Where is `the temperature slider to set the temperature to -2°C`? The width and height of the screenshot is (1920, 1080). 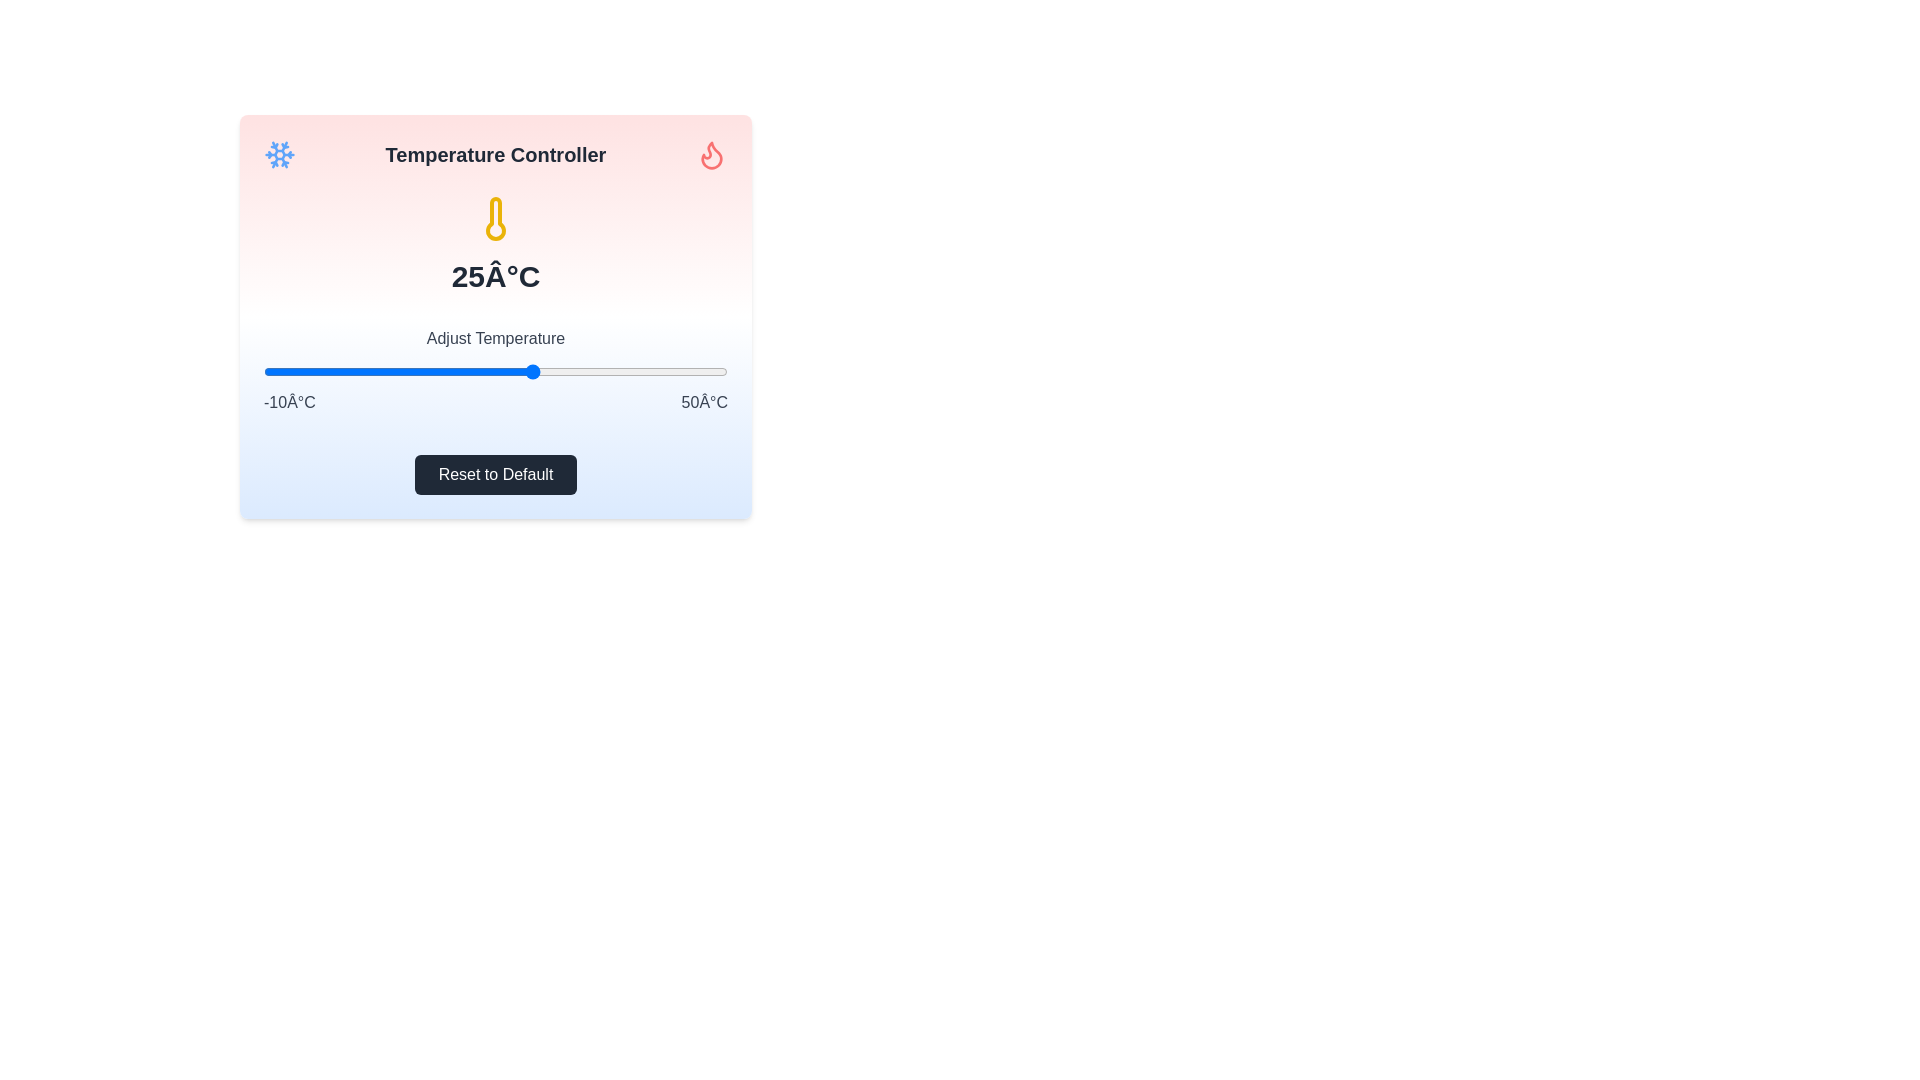
the temperature slider to set the temperature to -2°C is located at coordinates (325, 371).